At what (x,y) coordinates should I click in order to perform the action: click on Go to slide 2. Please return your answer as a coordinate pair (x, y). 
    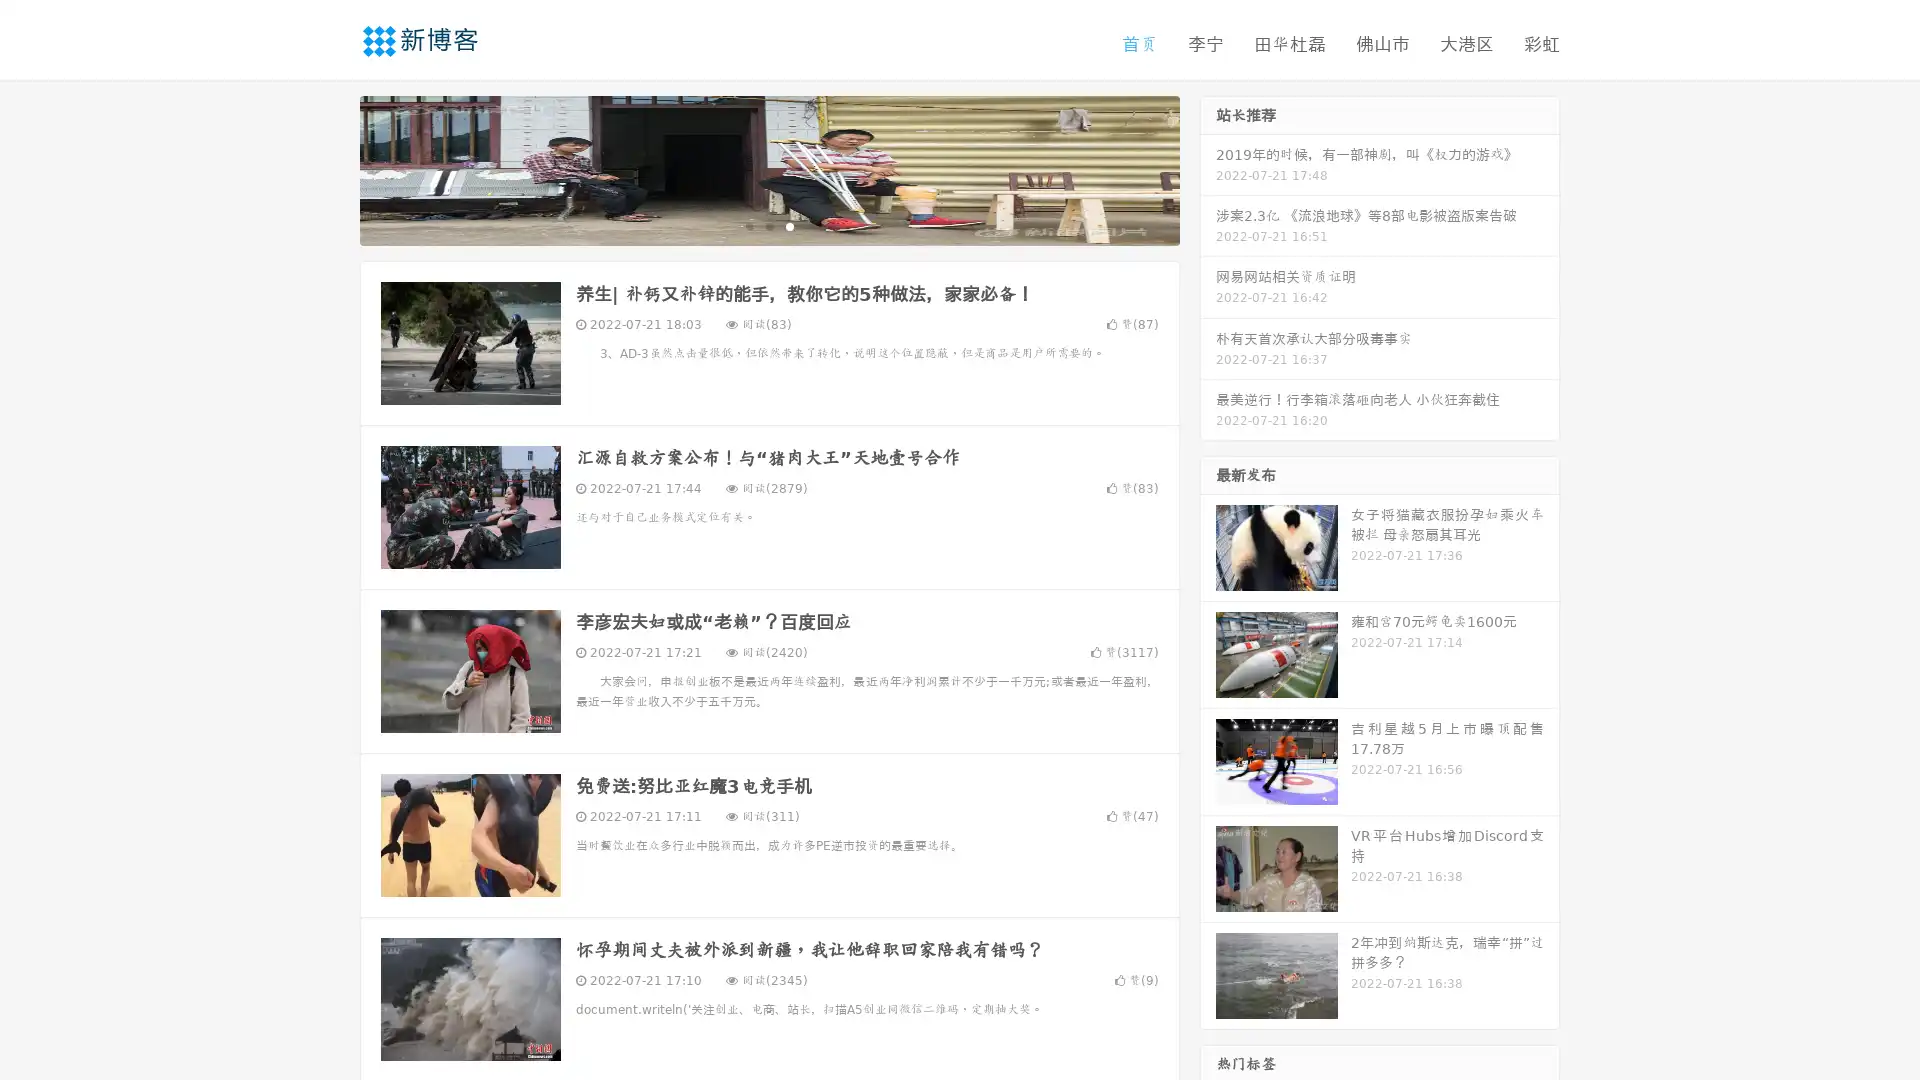
    Looking at the image, I should click on (768, 225).